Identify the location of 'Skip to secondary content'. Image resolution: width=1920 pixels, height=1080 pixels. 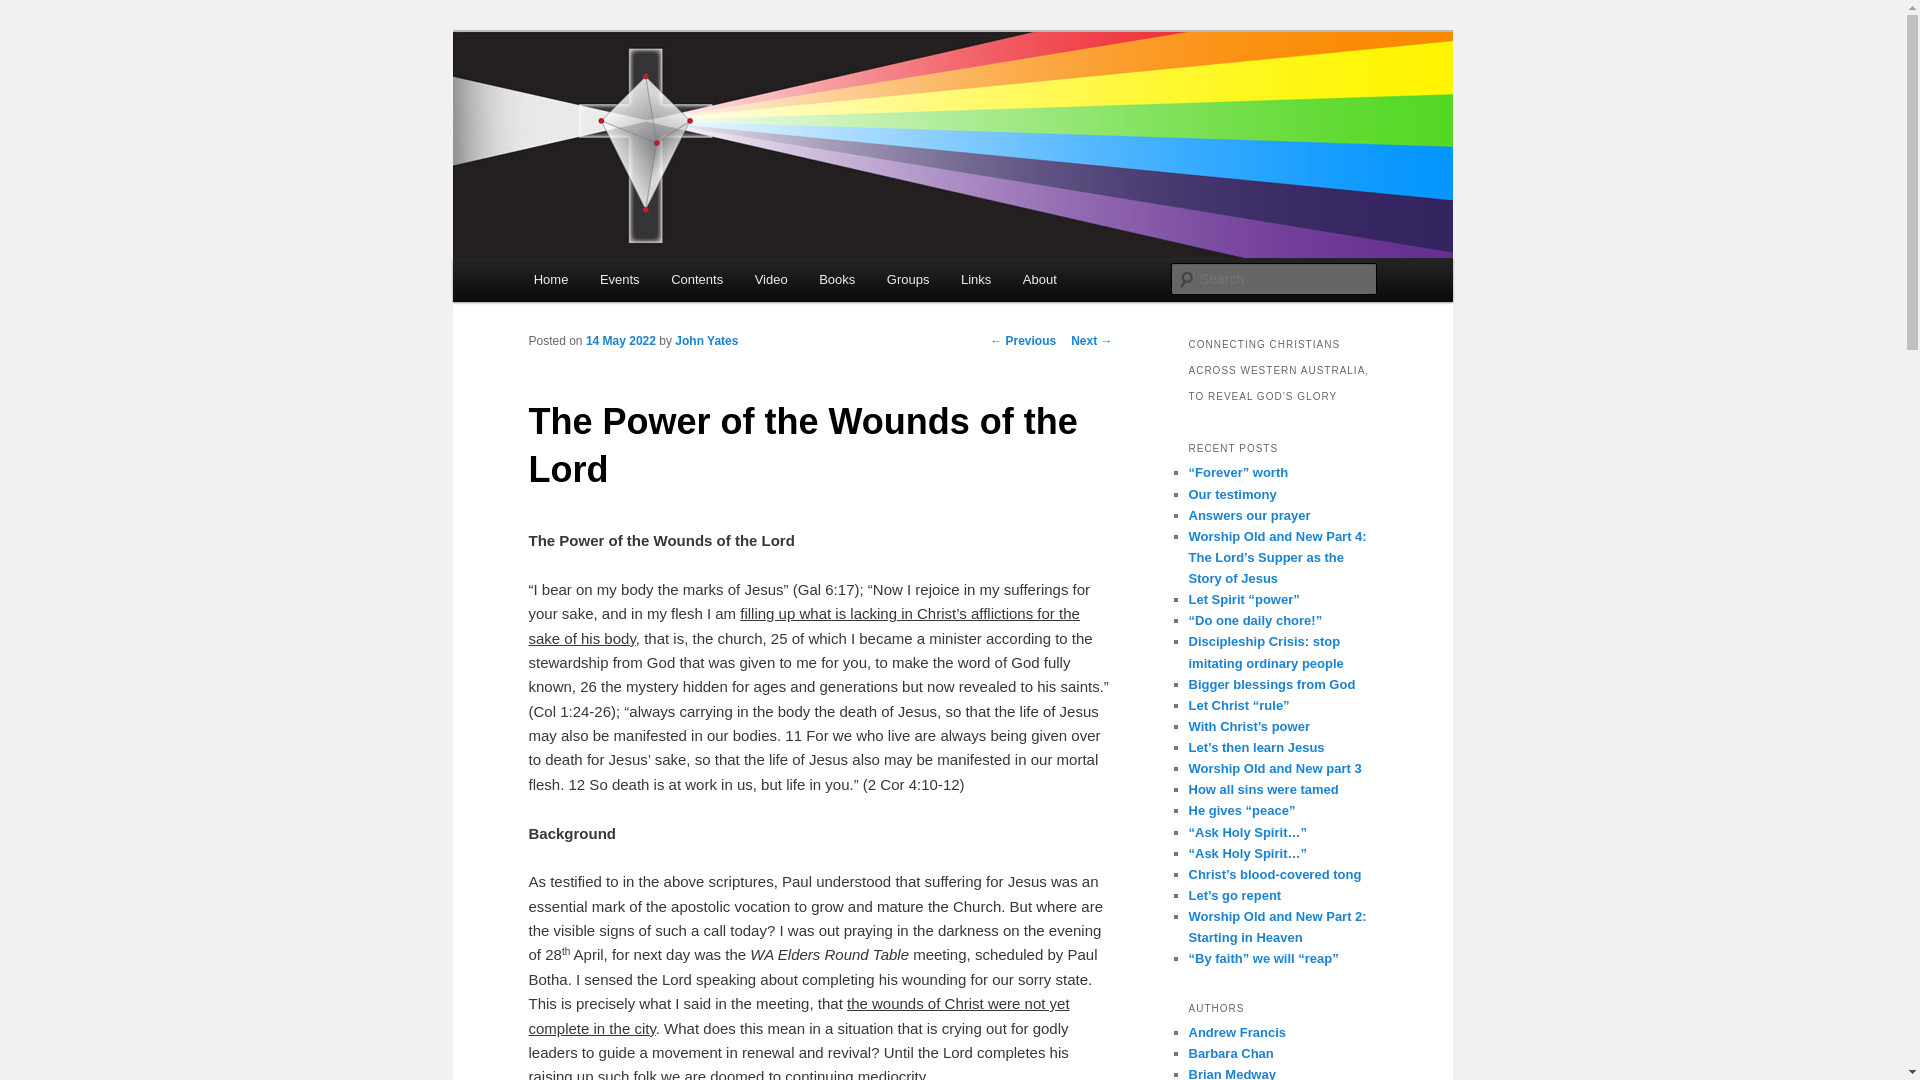
(631, 282).